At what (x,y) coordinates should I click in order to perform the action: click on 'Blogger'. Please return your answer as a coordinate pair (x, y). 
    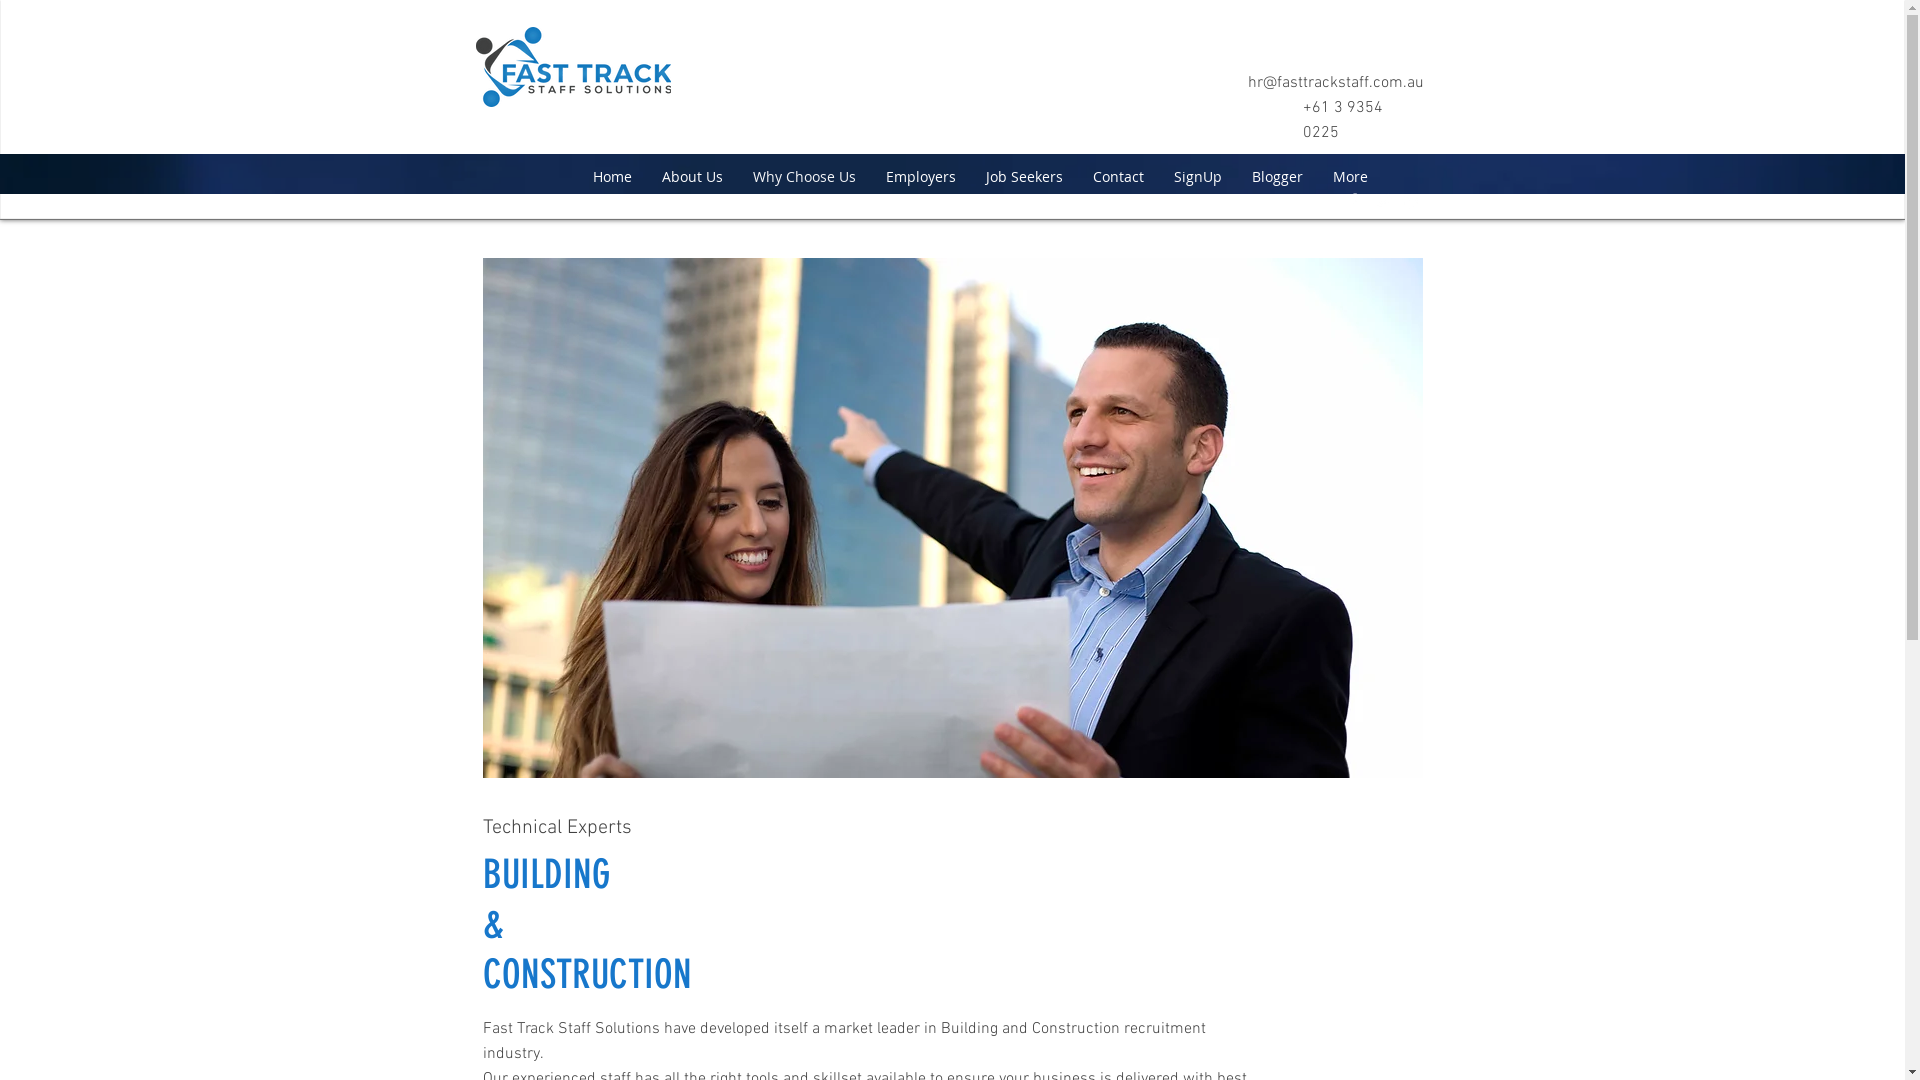
    Looking at the image, I should click on (1275, 175).